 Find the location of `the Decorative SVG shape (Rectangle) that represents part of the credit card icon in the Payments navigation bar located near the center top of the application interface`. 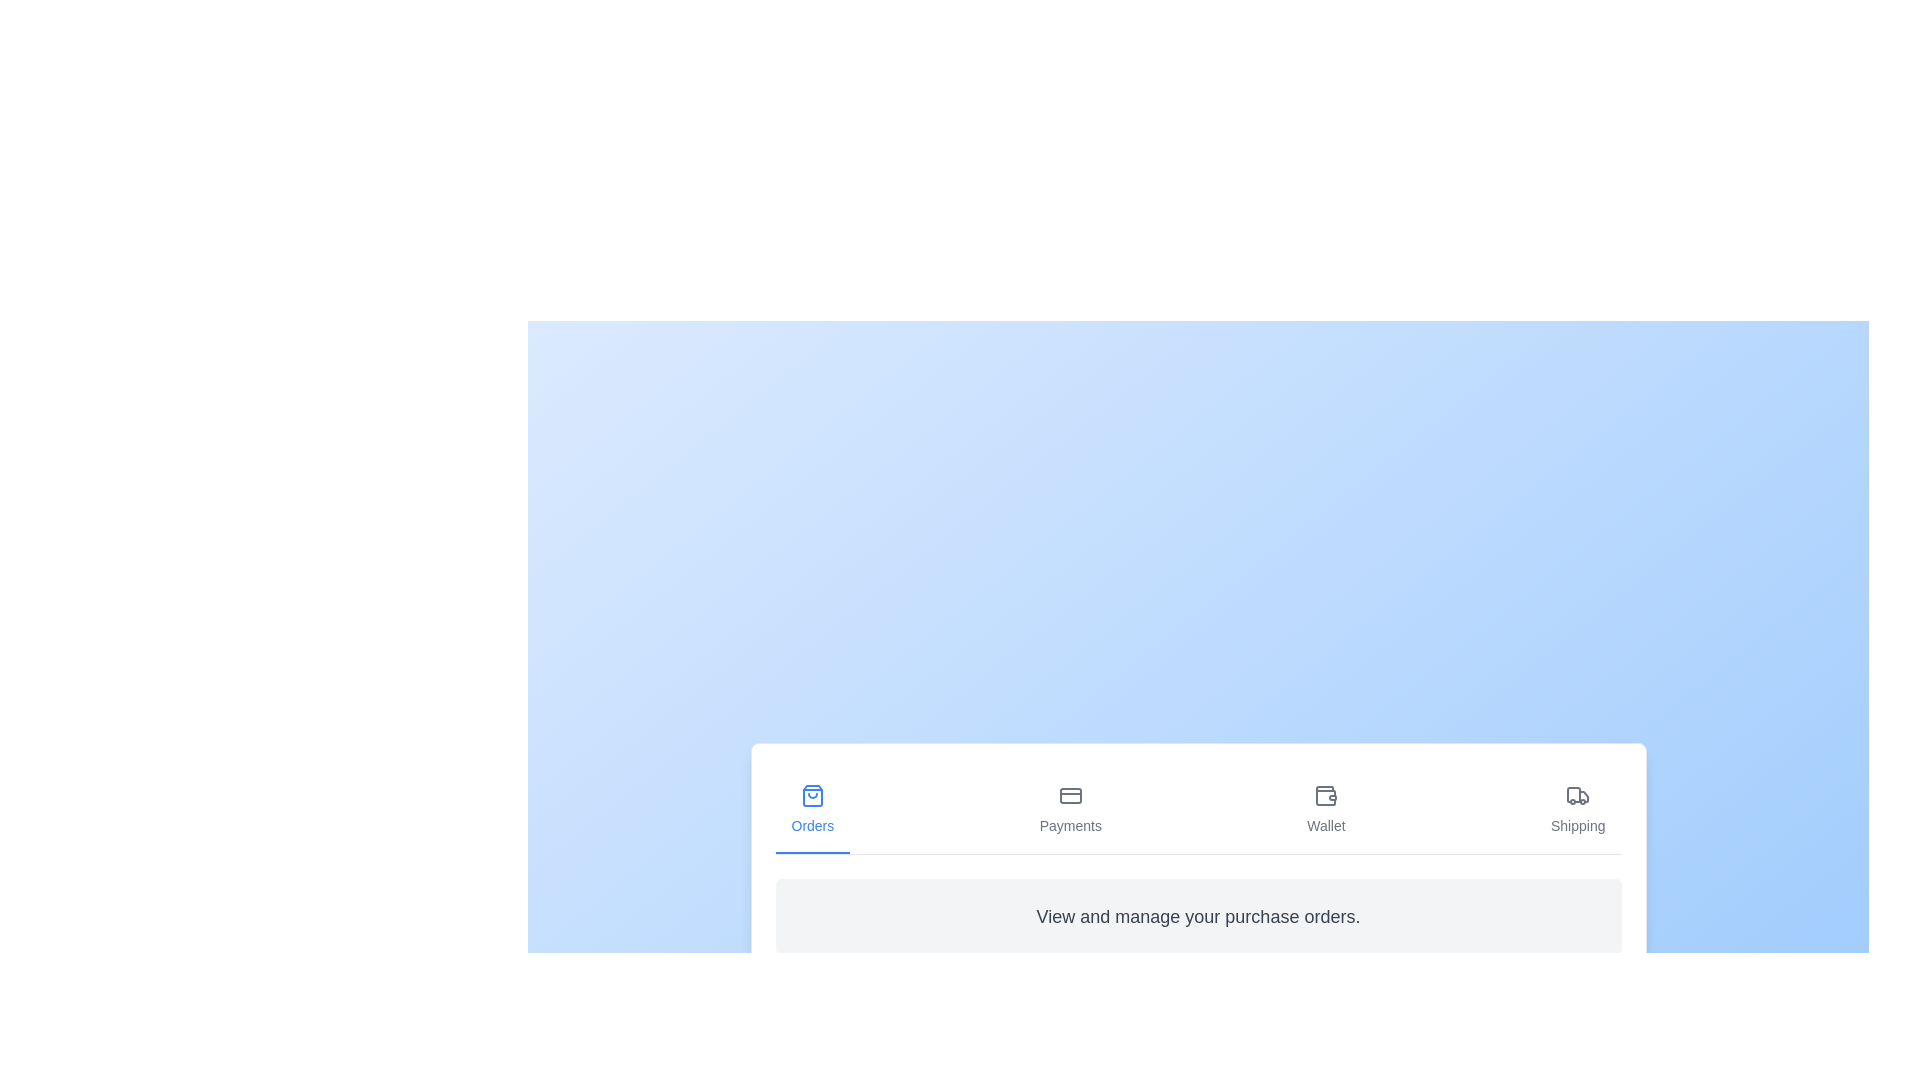

the Decorative SVG shape (Rectangle) that represents part of the credit card icon in the Payments navigation bar located near the center top of the application interface is located at coordinates (1069, 794).